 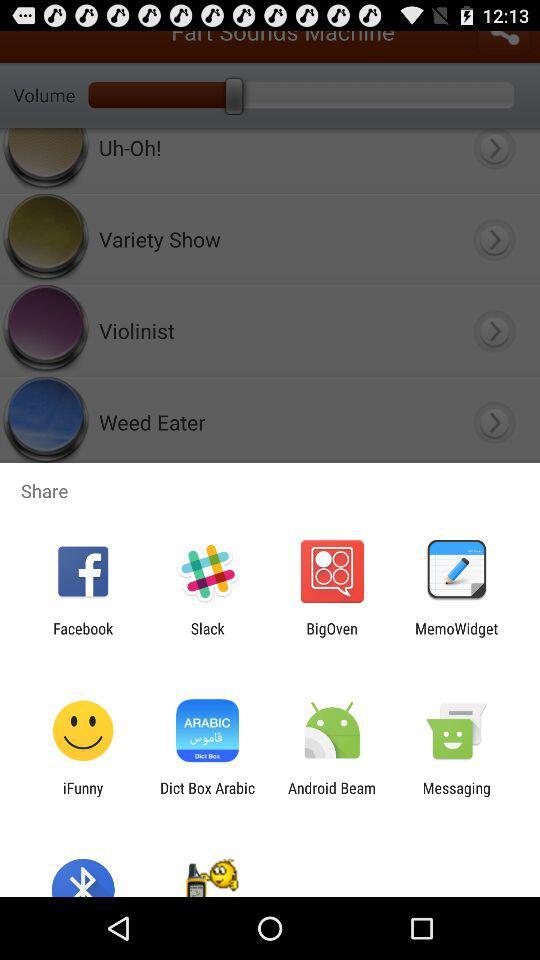 What do you see at coordinates (206, 636) in the screenshot?
I see `the app next to facebook` at bounding box center [206, 636].